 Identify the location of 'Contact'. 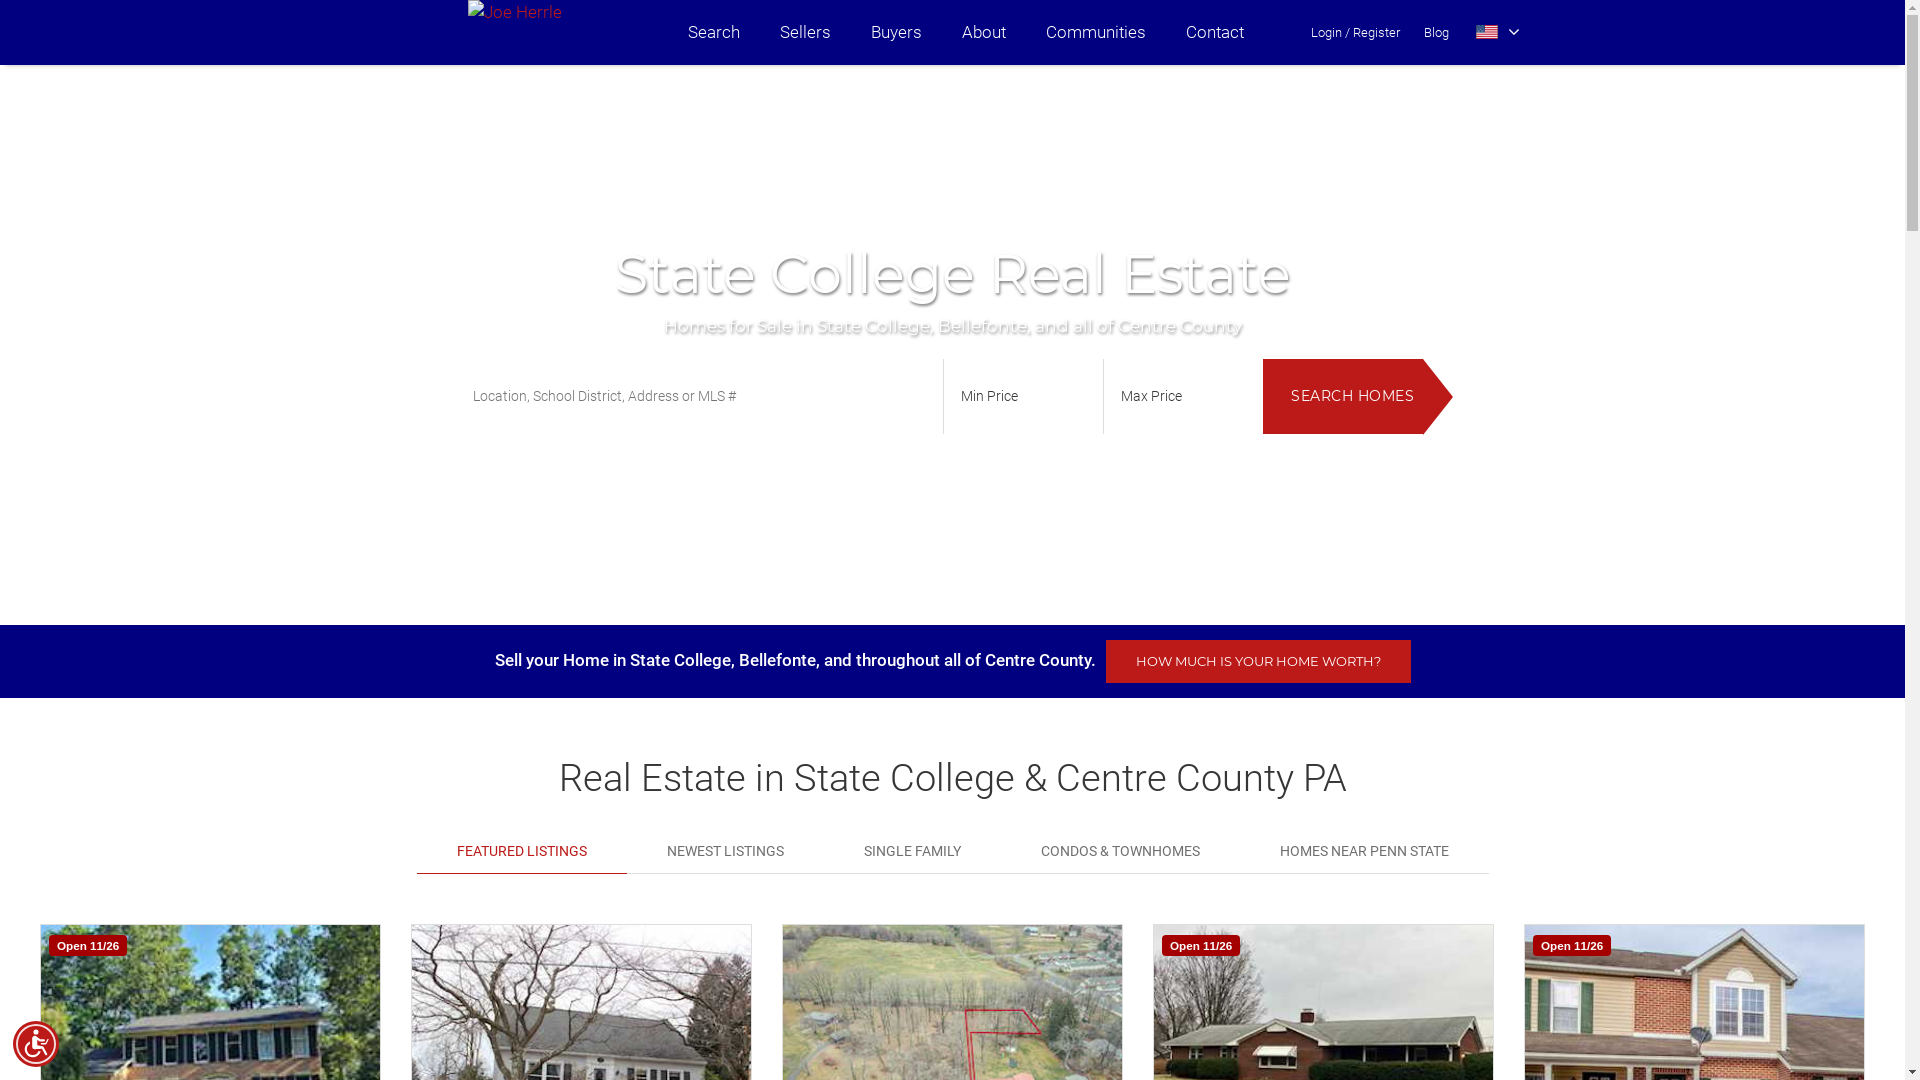
(1213, 32).